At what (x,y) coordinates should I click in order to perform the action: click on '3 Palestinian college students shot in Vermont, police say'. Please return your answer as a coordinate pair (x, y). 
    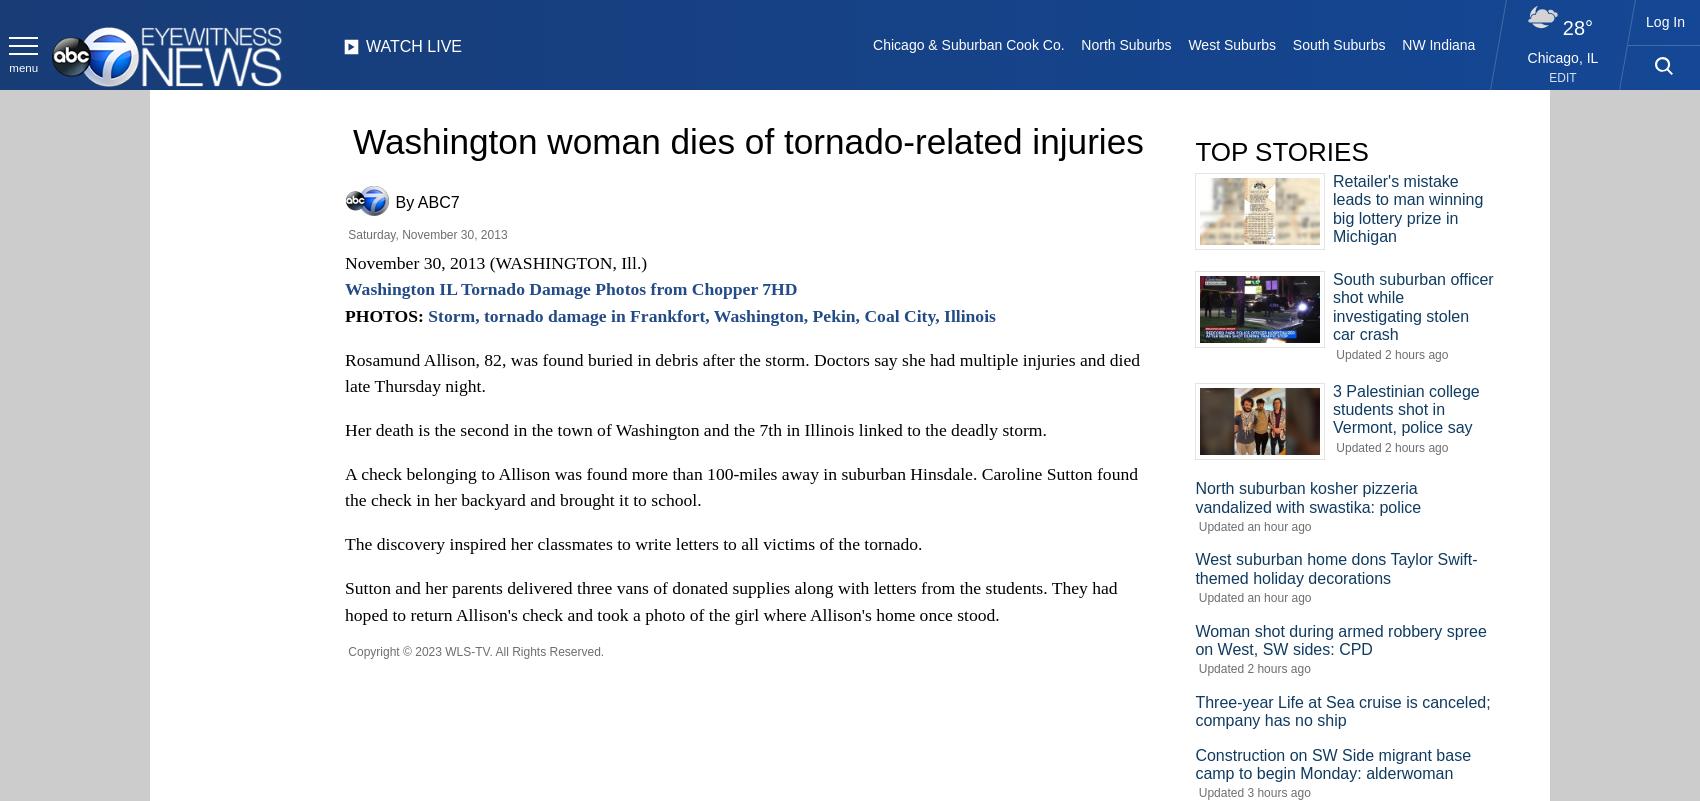
    Looking at the image, I should click on (1404, 407).